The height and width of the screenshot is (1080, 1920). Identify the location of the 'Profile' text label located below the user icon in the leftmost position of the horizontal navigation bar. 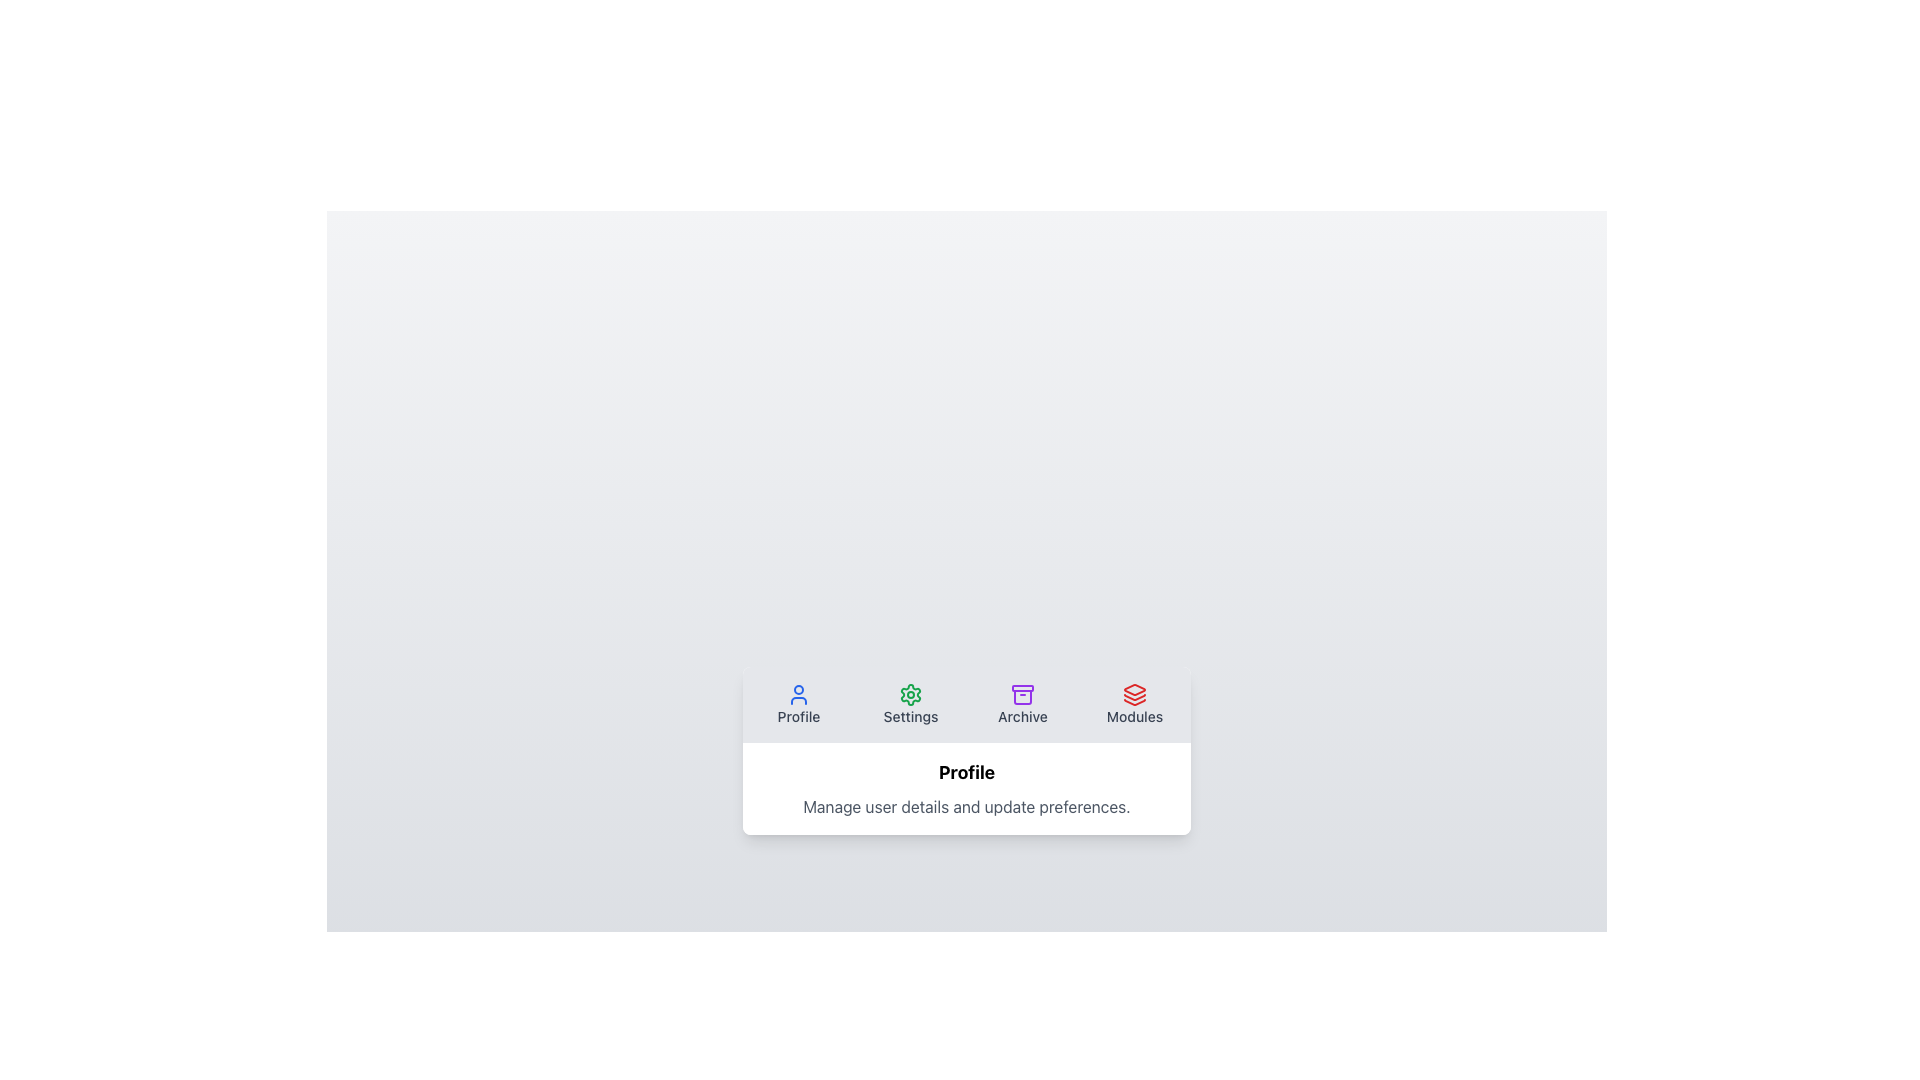
(797, 716).